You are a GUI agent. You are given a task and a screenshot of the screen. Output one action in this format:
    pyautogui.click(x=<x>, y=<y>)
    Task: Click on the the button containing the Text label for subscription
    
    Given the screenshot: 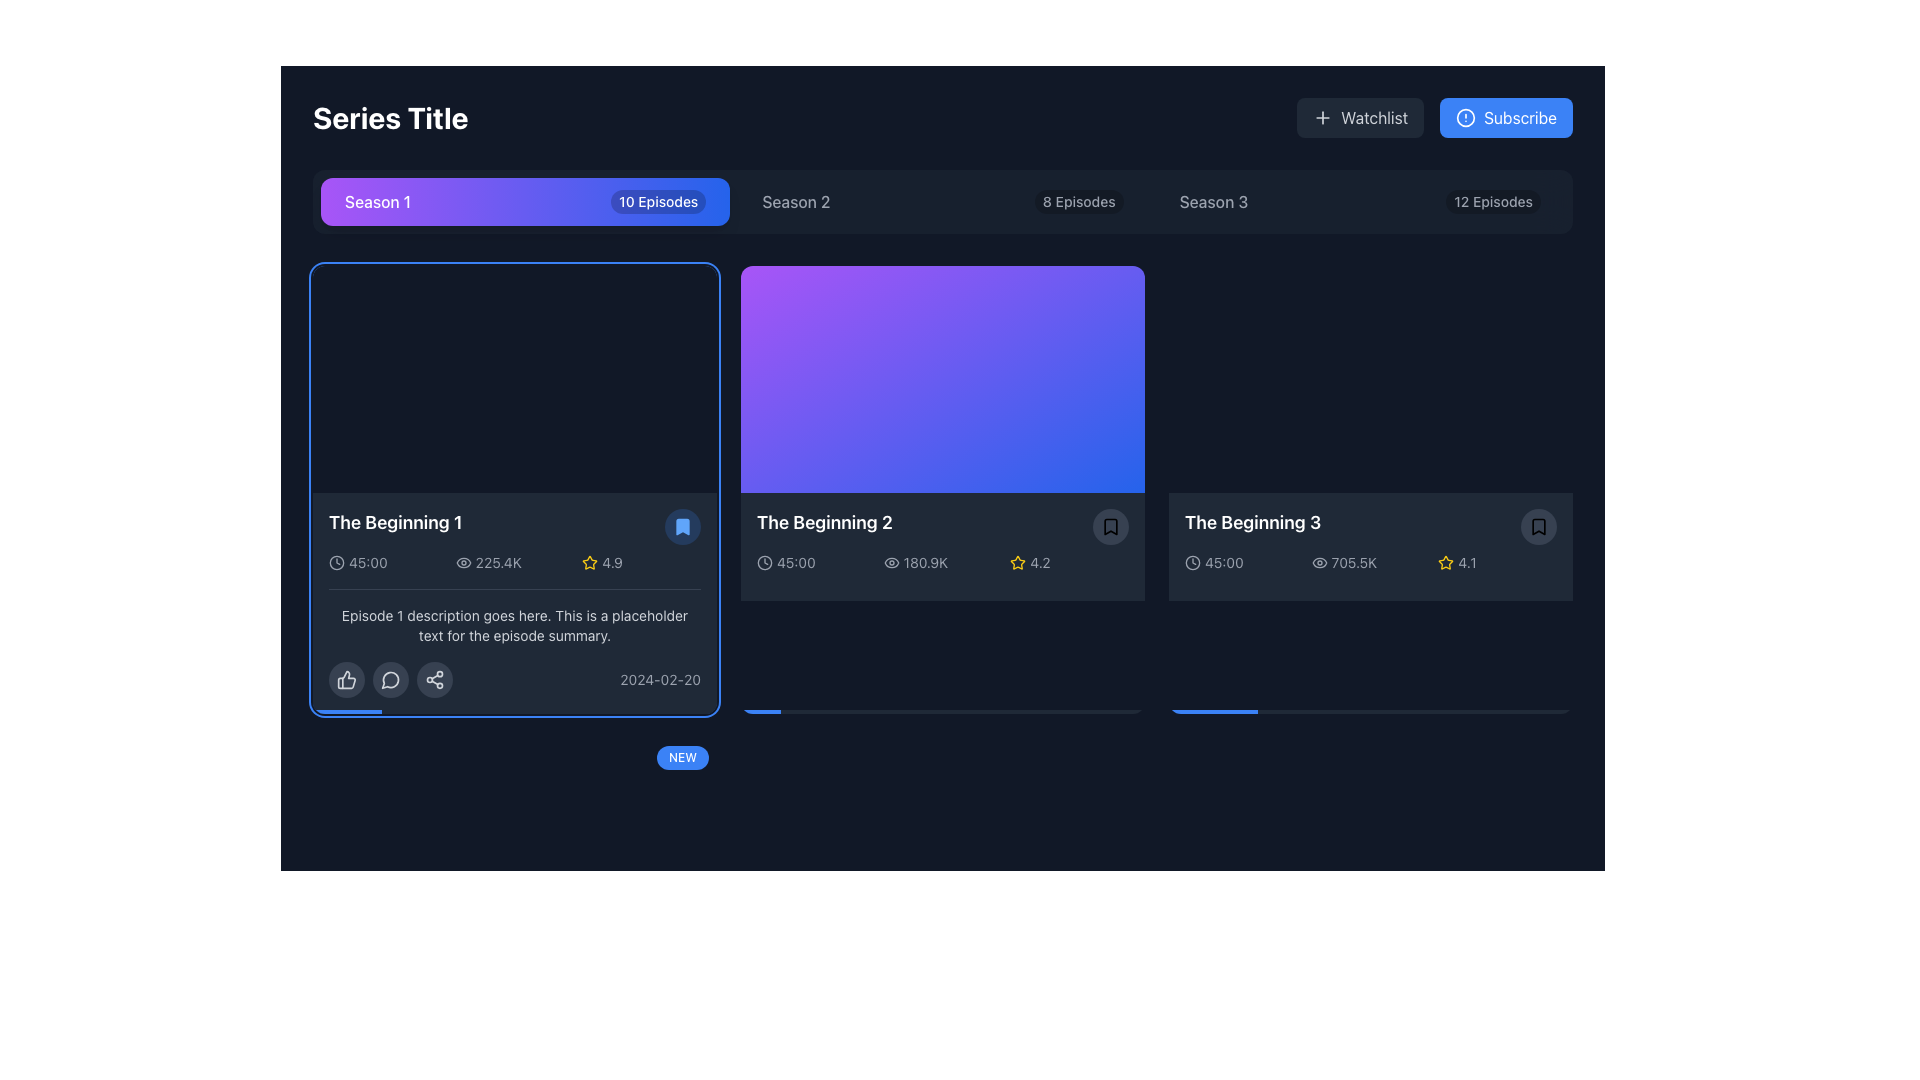 What is the action you would take?
    pyautogui.click(x=1520, y=118)
    